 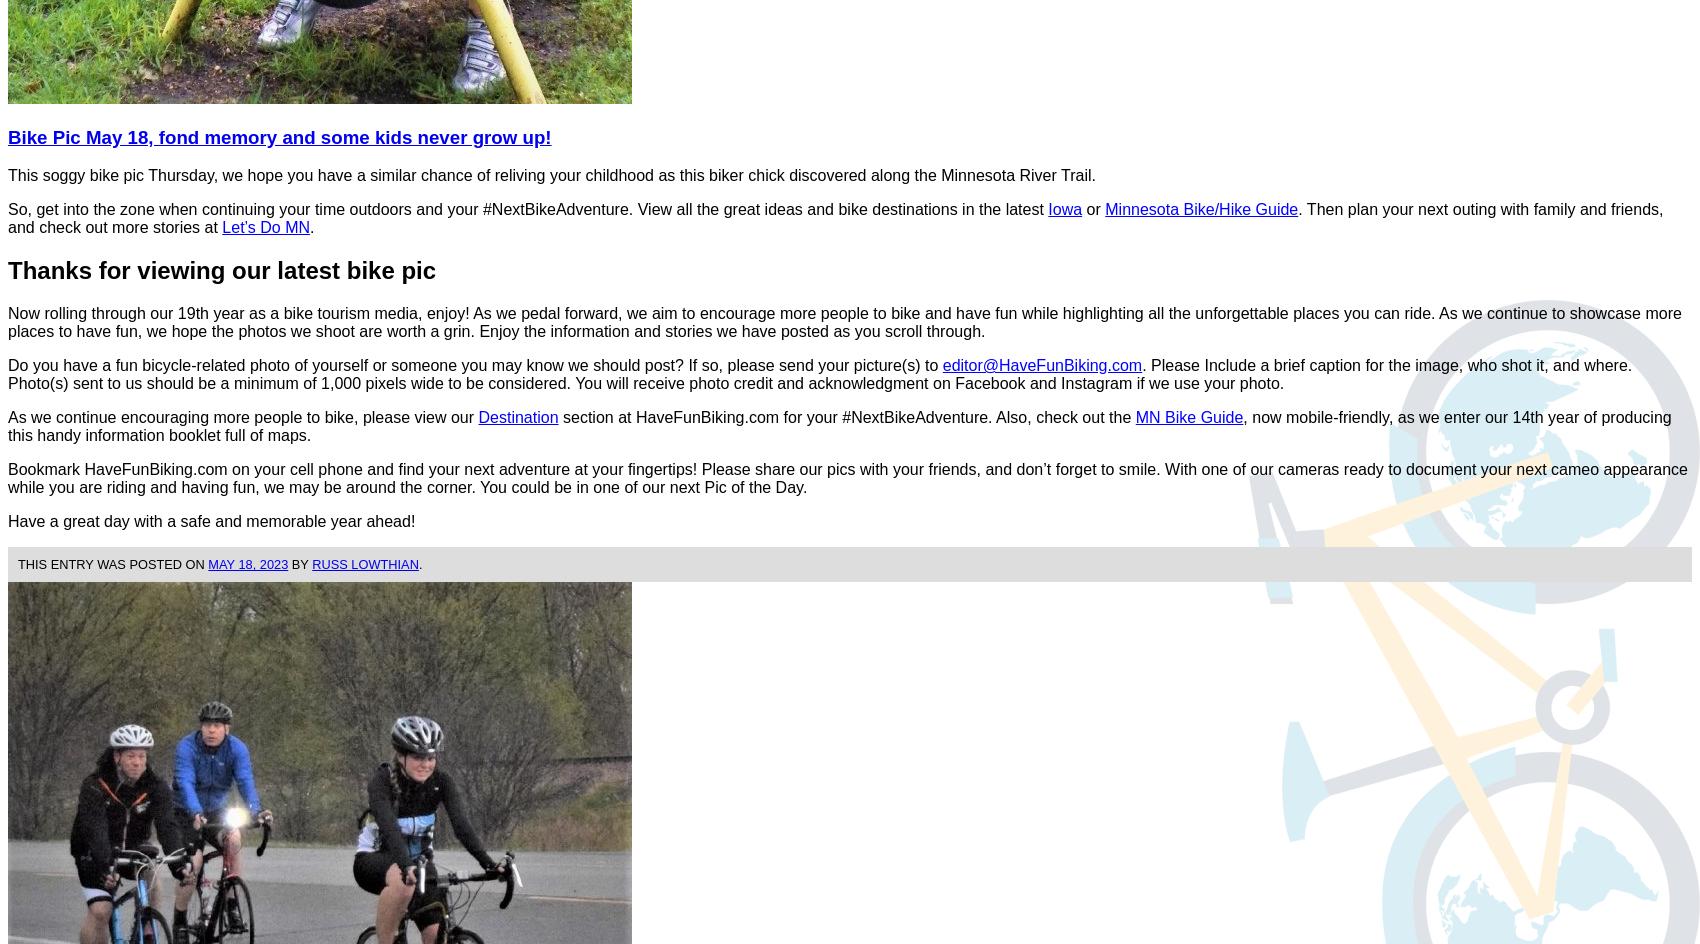 What do you see at coordinates (101, 563) in the screenshot?
I see `'This entry was posted'` at bounding box center [101, 563].